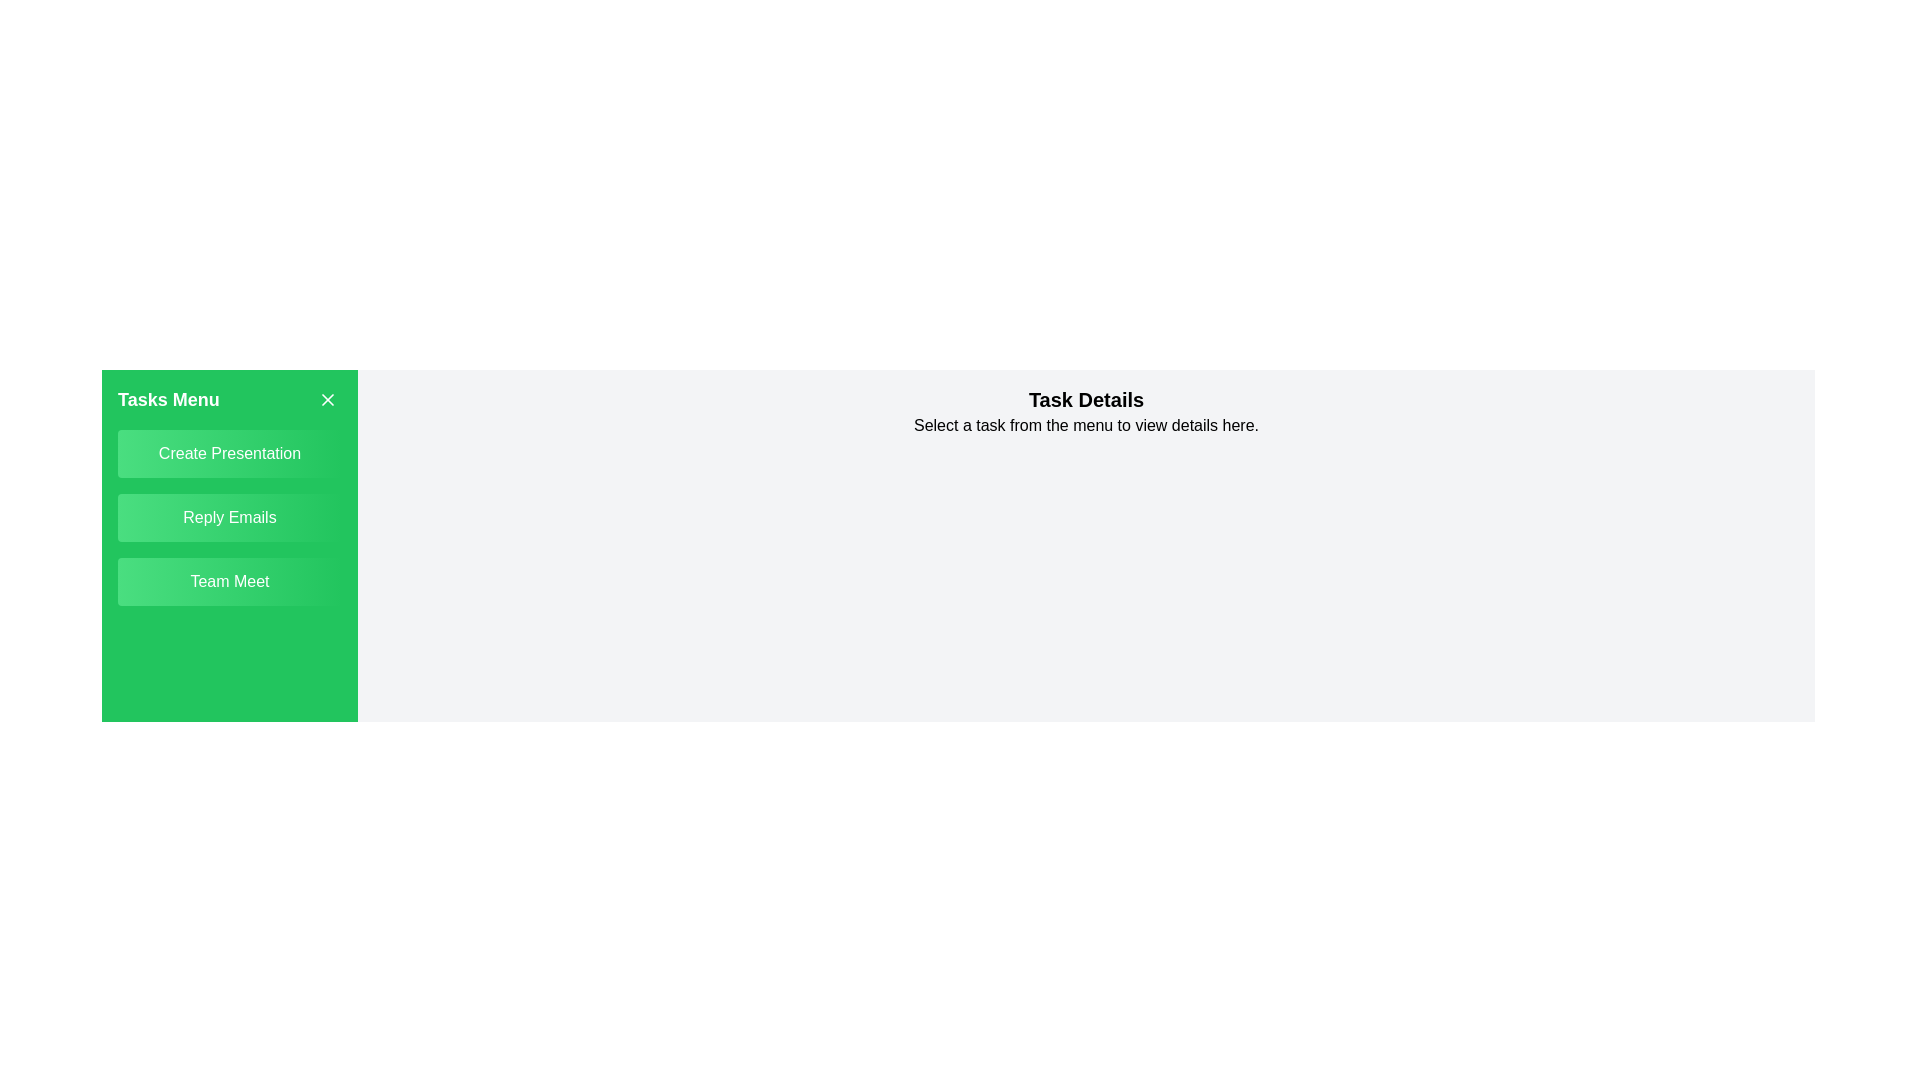  I want to click on the task titled Create Presentation in the task list, so click(230, 454).